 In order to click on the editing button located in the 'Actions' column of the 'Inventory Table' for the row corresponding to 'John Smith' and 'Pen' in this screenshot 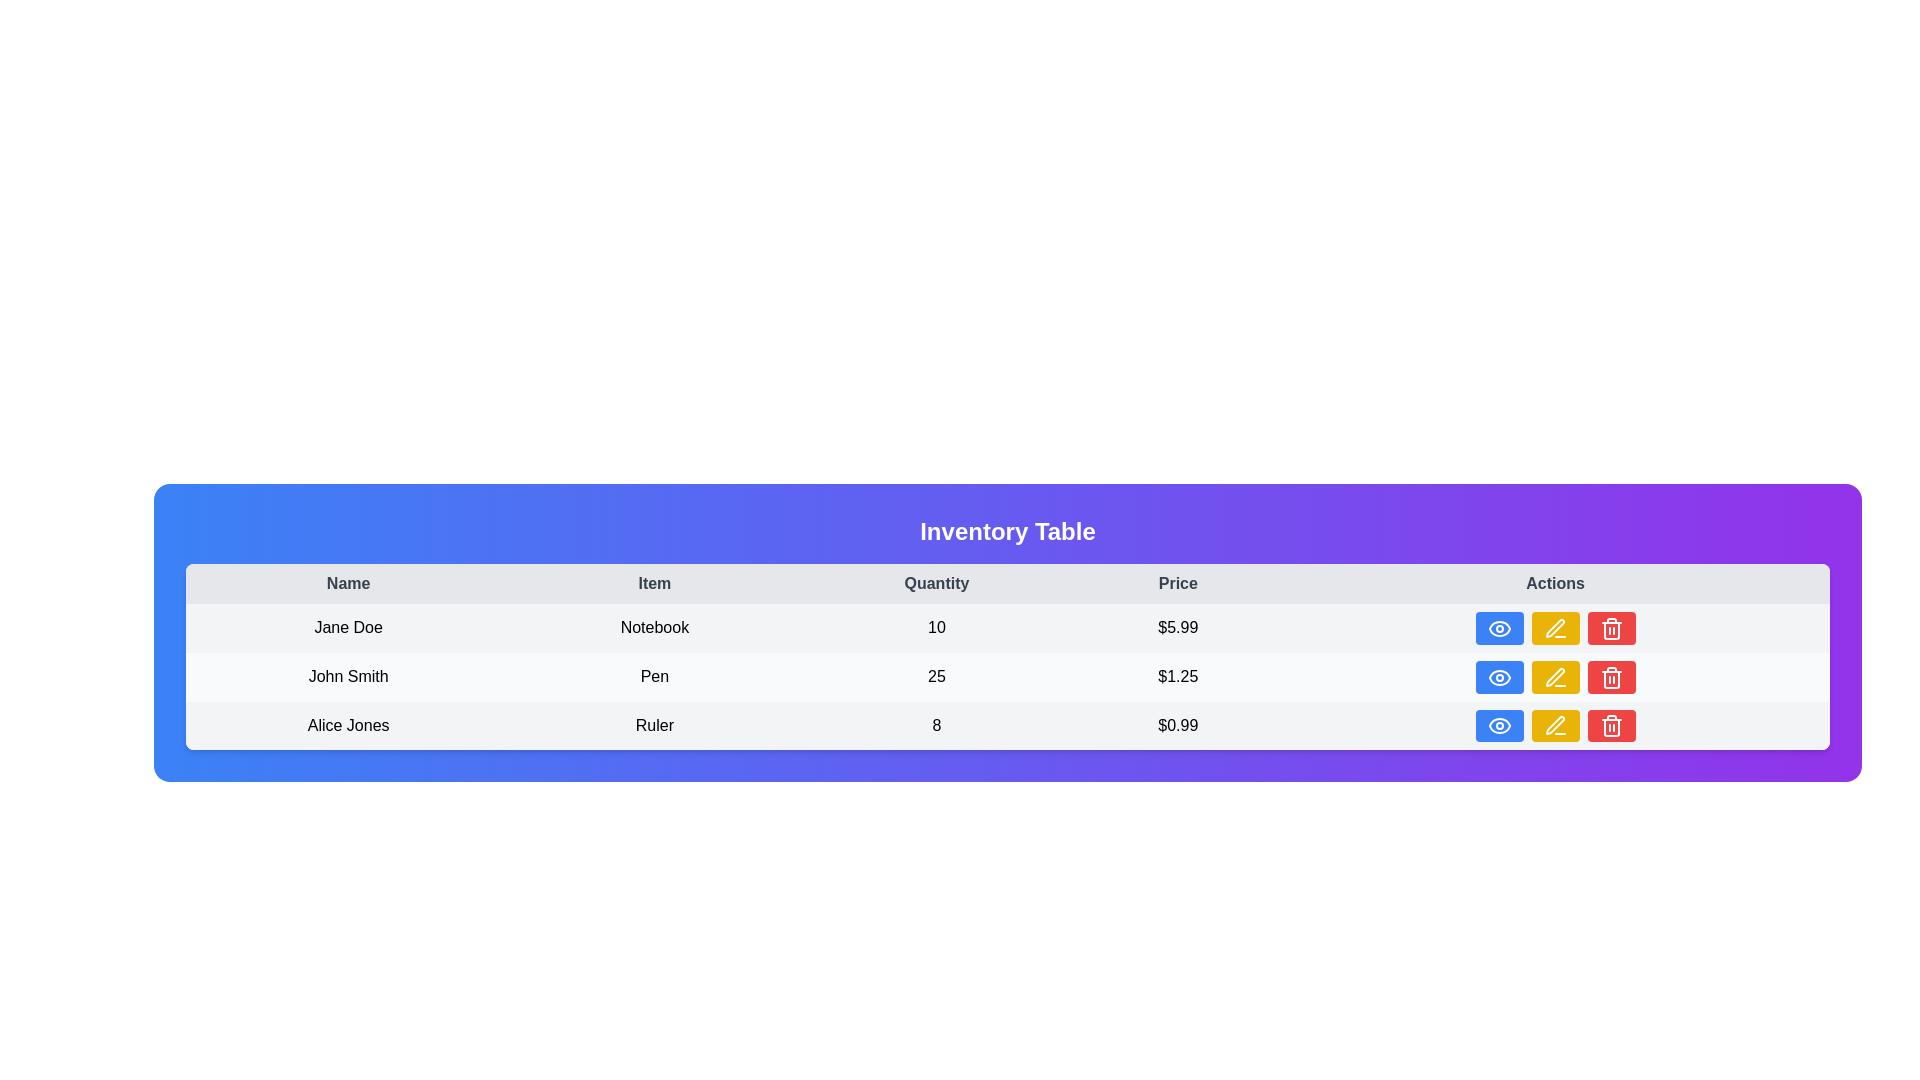, I will do `click(1554, 676)`.